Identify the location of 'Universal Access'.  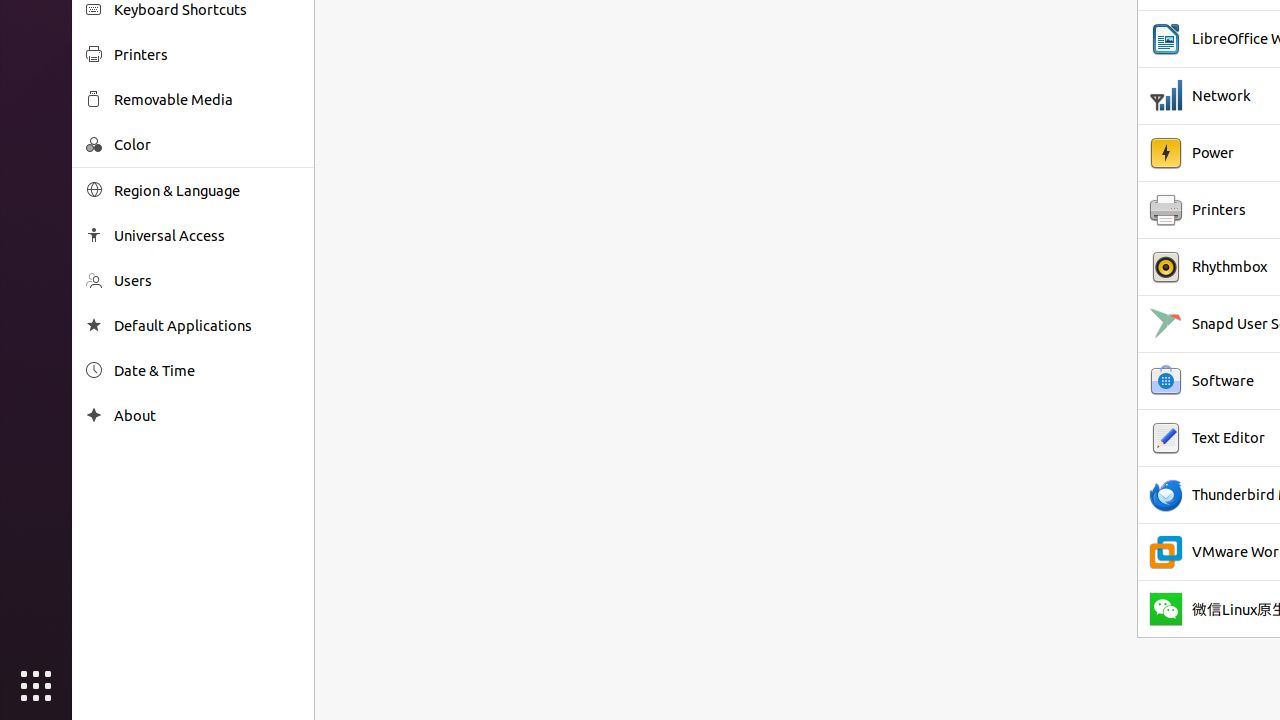
(206, 234).